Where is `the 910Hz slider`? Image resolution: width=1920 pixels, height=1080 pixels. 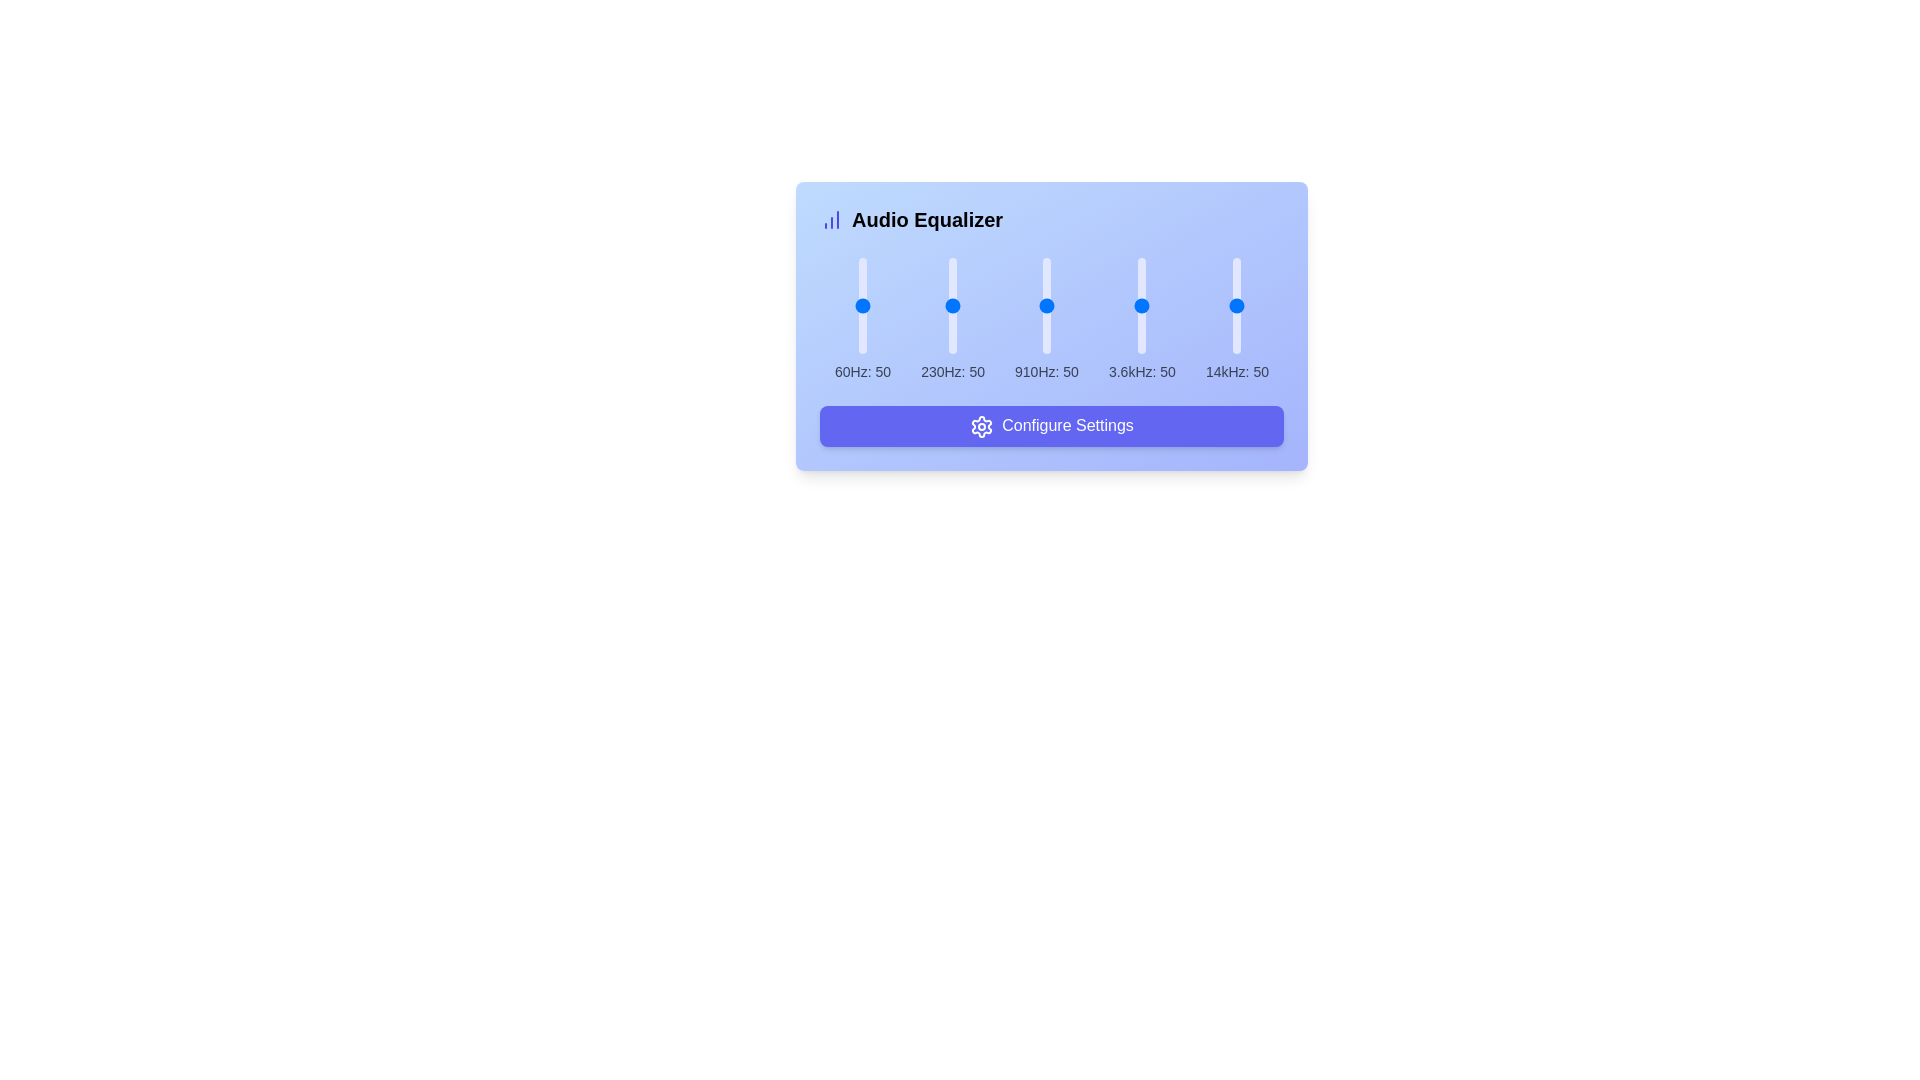 the 910Hz slider is located at coordinates (1045, 327).